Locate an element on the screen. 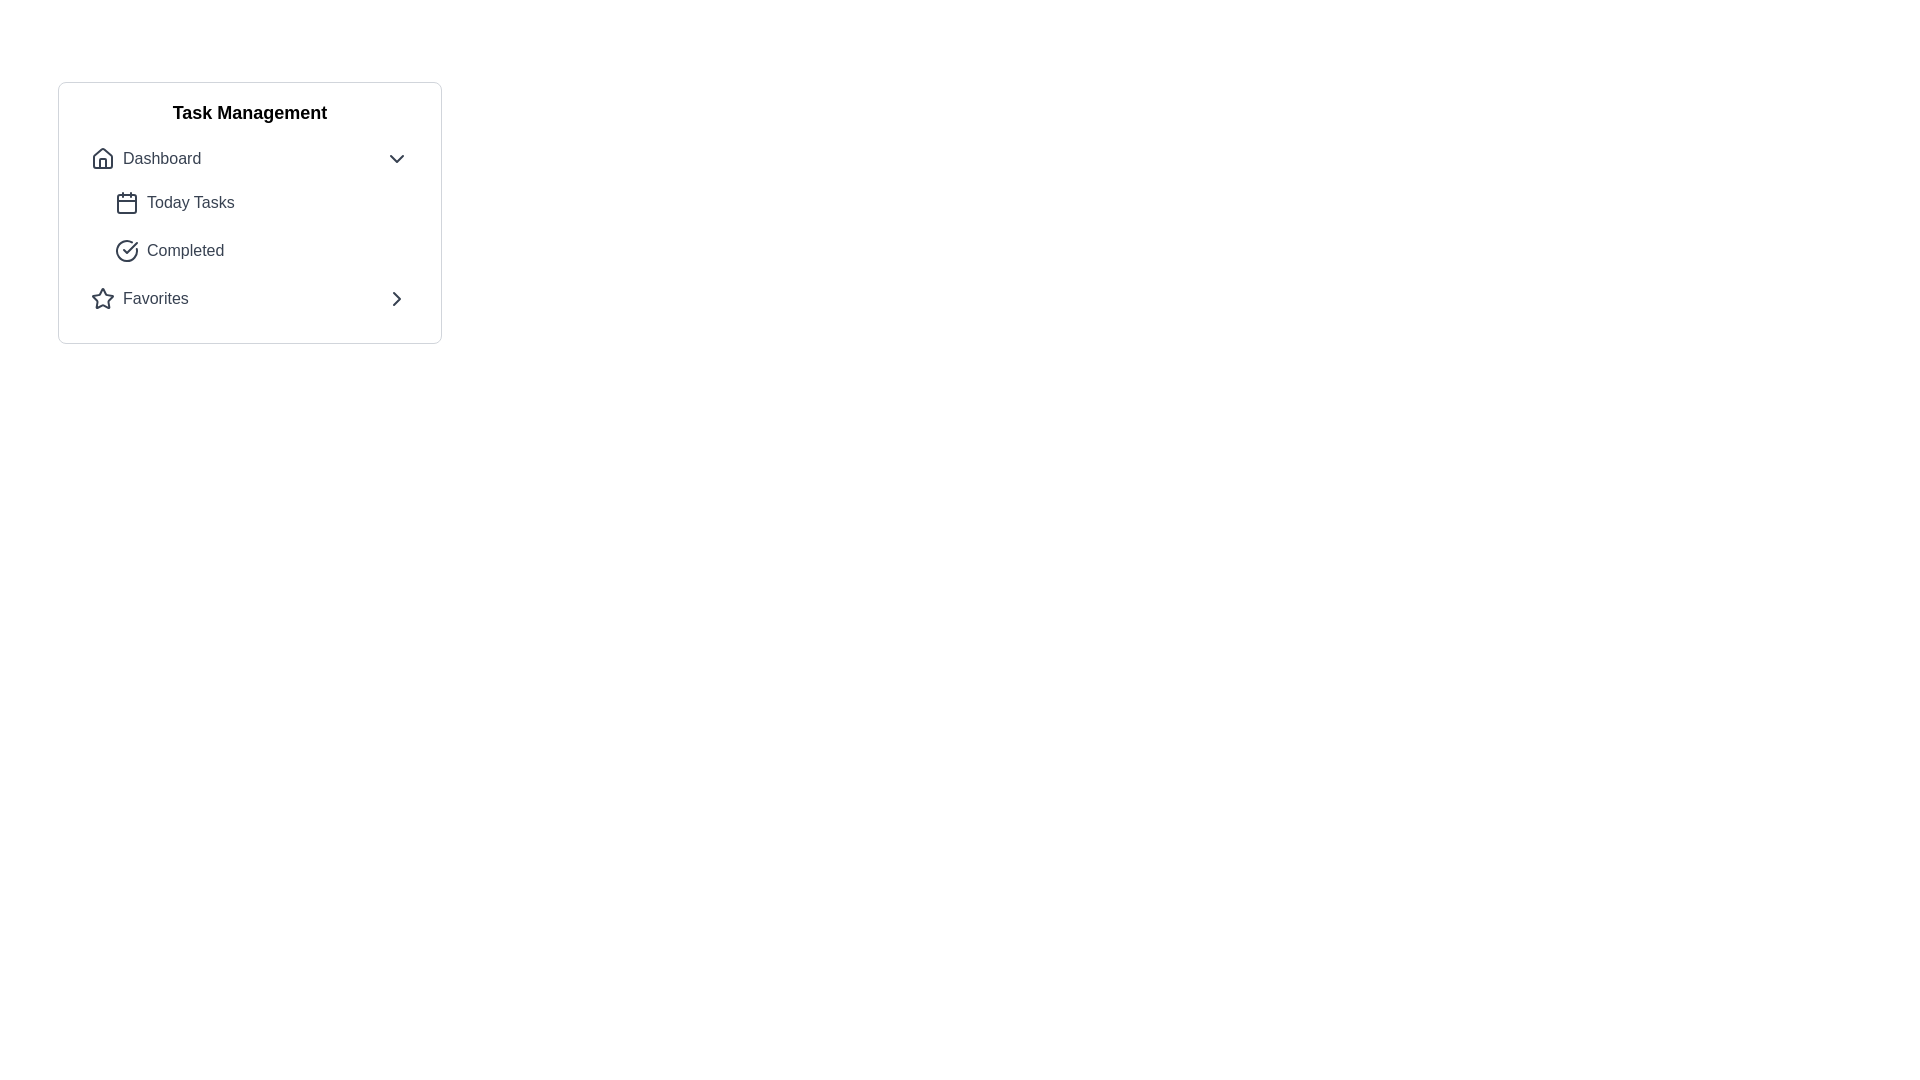 The image size is (1920, 1080). the star-shaped icon located in the 'Favorites' row of the 'Task Management' section is located at coordinates (101, 299).